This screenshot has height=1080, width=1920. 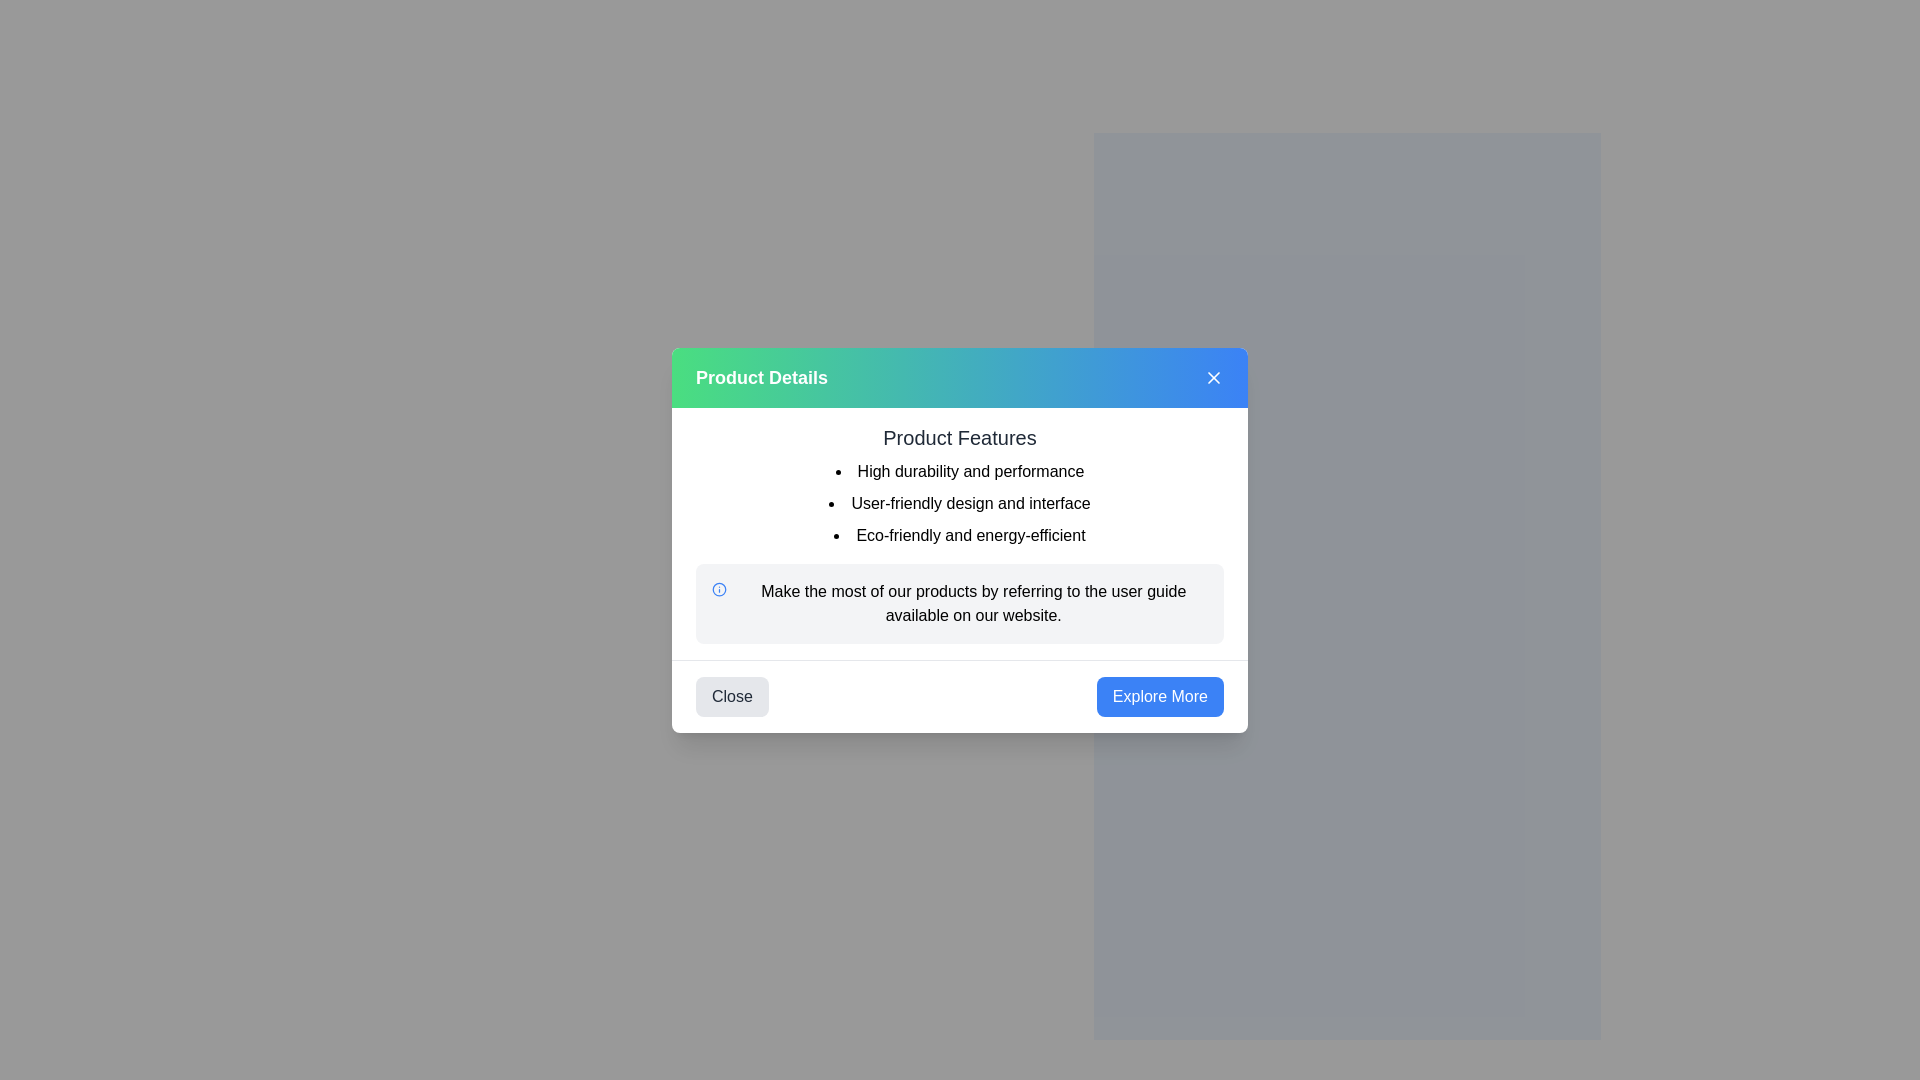 I want to click on the 'Product Features' text label, which is a bold, dark gray label located in the modal's content section, to access neighboring elements below it, so click(x=960, y=436).